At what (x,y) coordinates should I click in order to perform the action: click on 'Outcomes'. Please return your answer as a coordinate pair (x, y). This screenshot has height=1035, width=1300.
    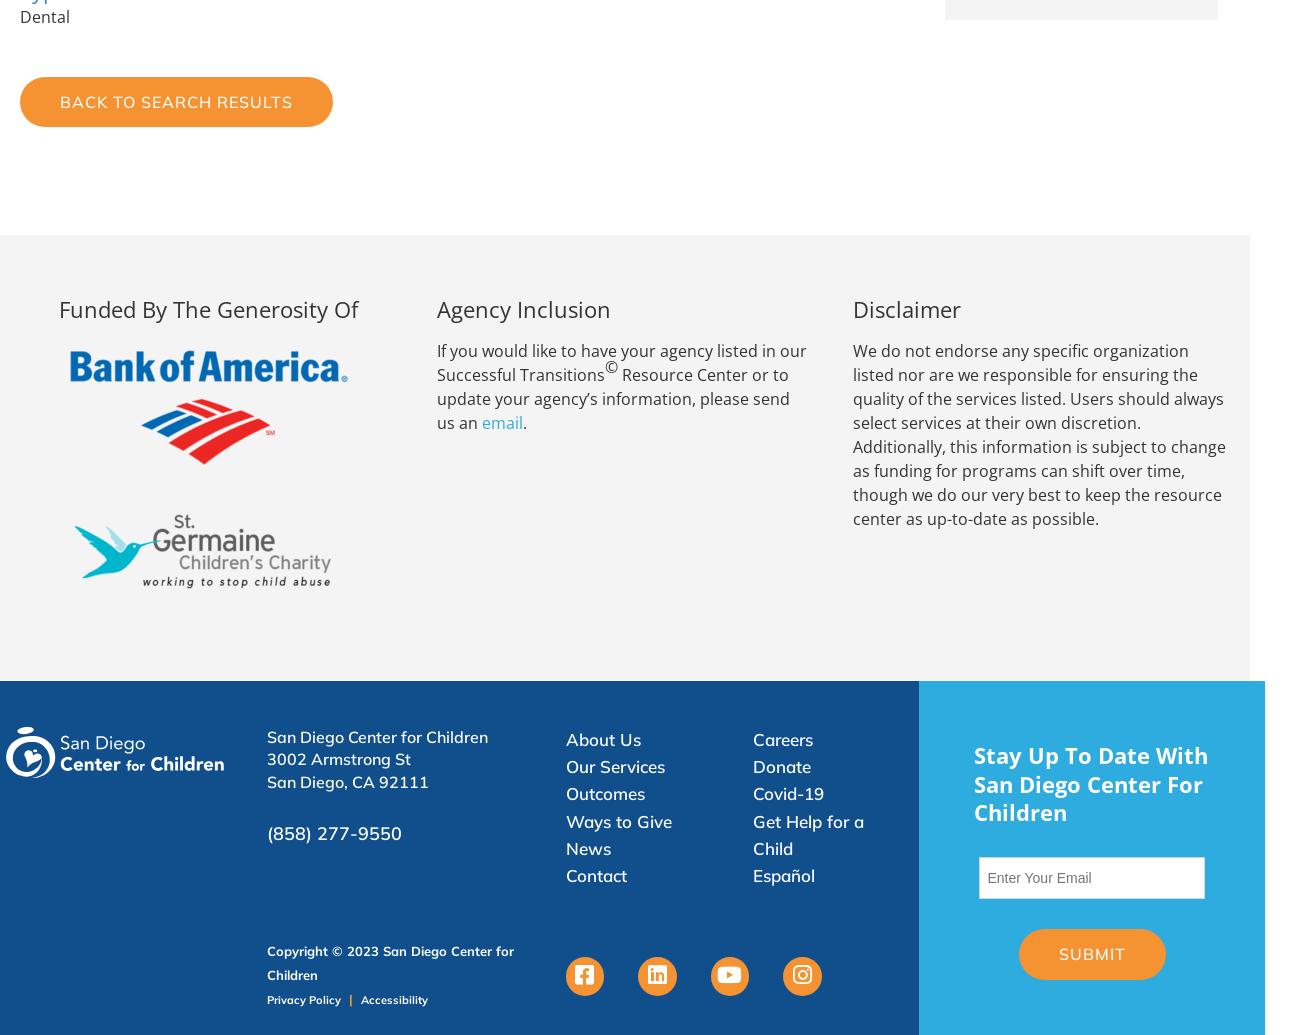
    Looking at the image, I should click on (604, 792).